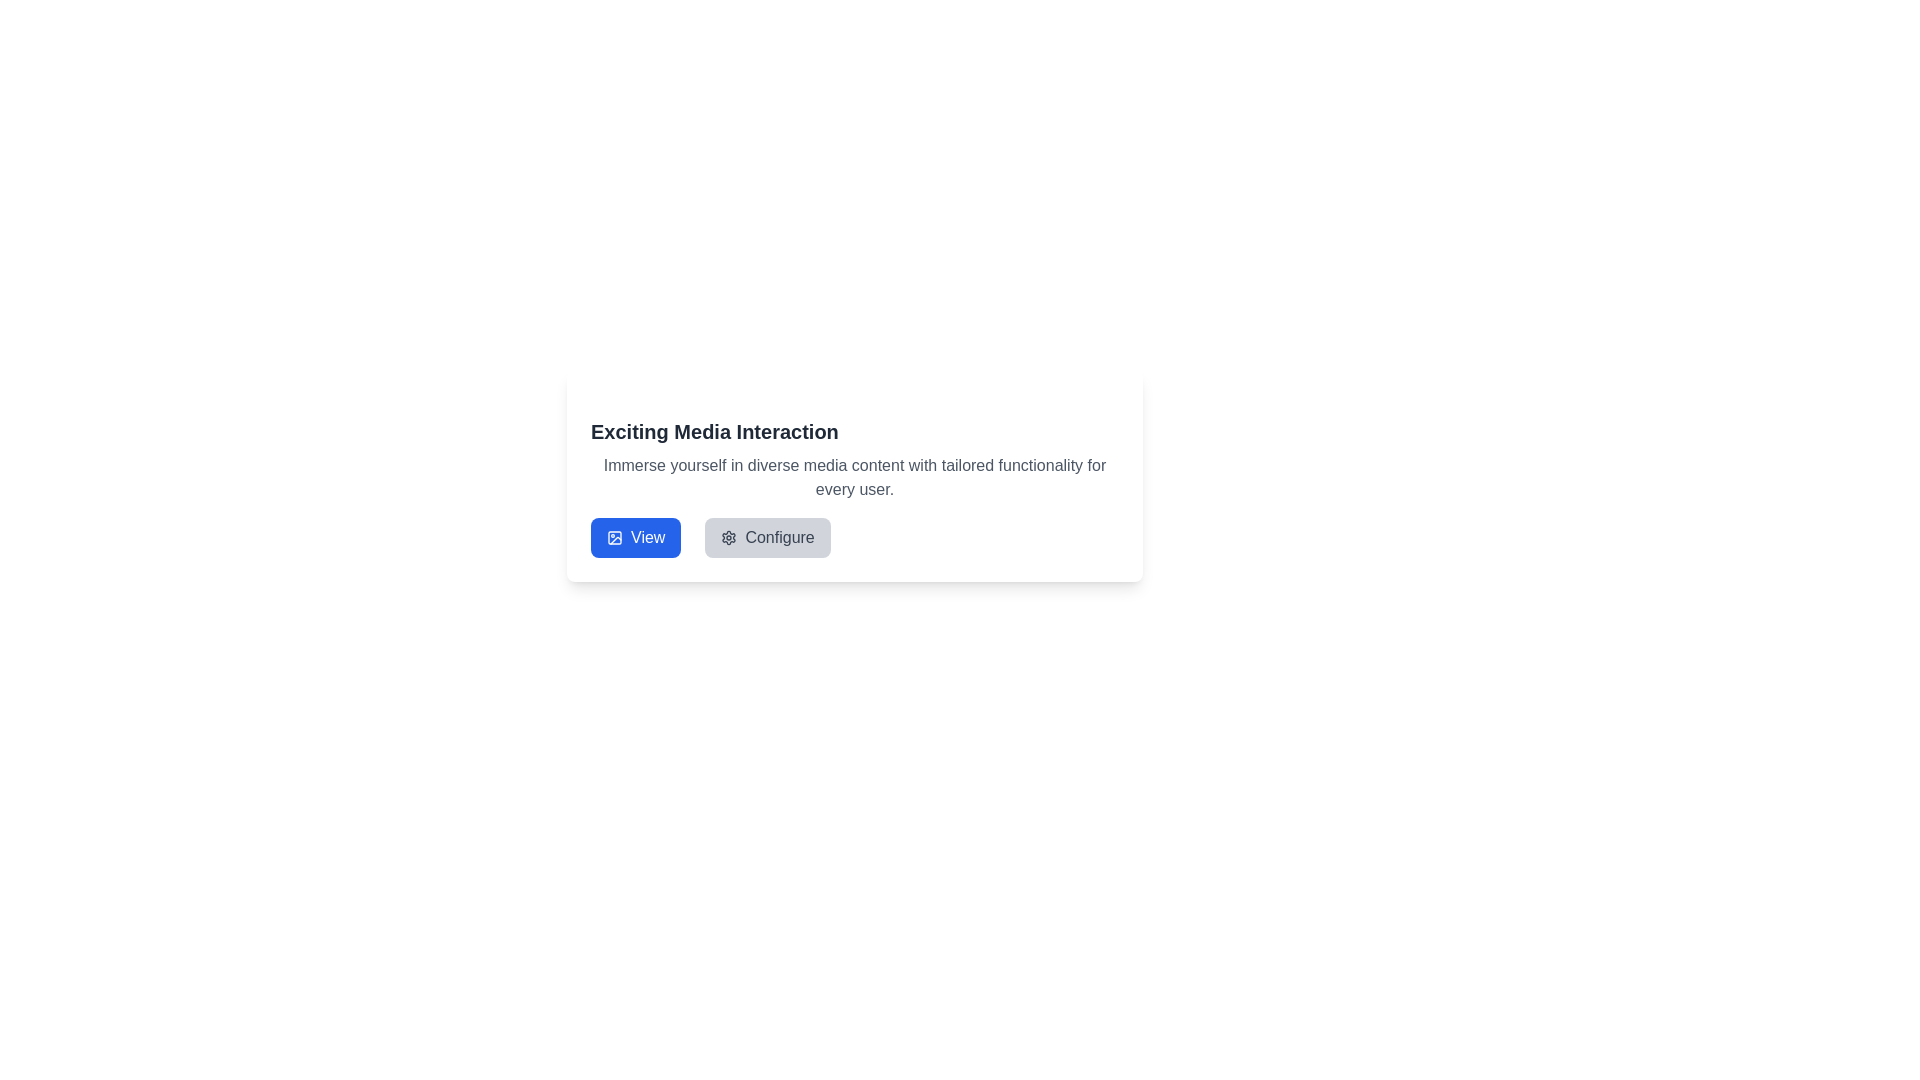 The height and width of the screenshot is (1080, 1920). Describe the element at coordinates (613, 536) in the screenshot. I see `the small SVG icon depicting an image located within the blue button labeled 'View' at the bottom-left corner of the card` at that location.